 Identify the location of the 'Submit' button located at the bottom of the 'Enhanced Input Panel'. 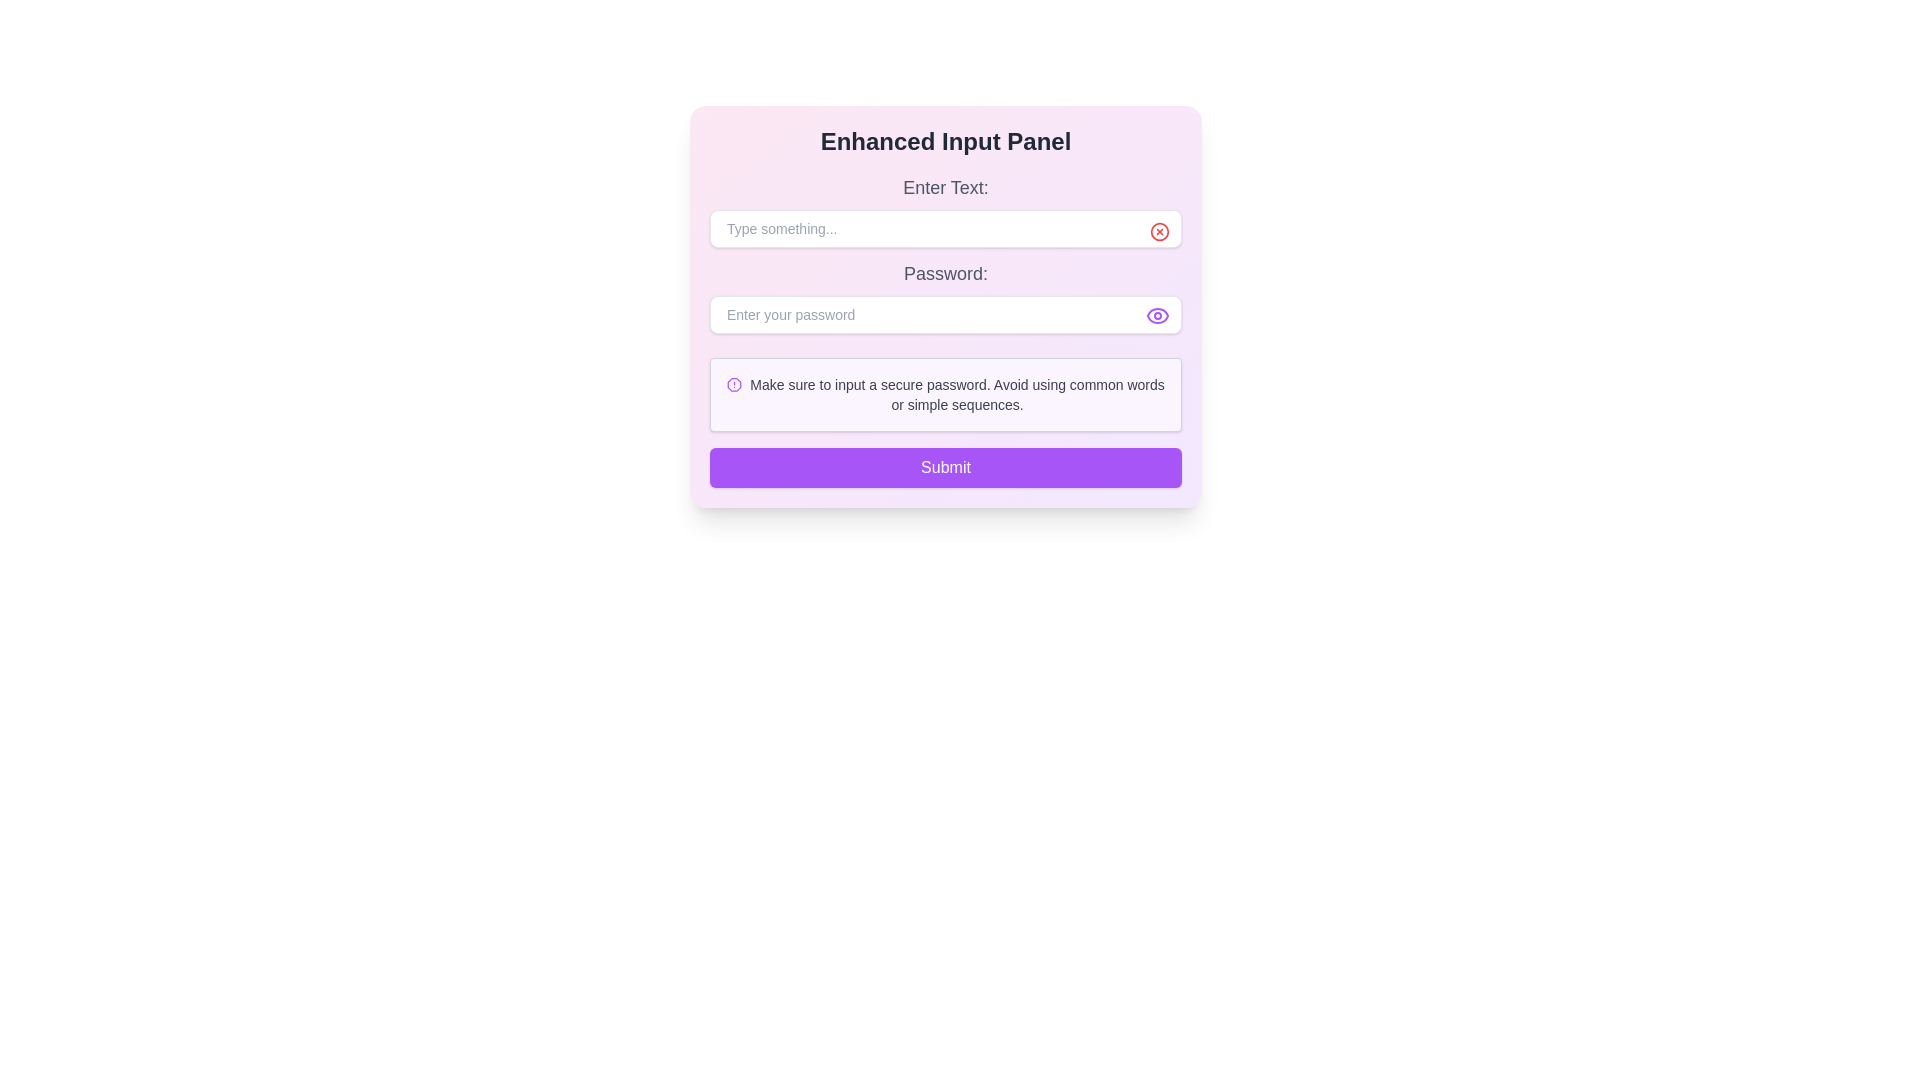
(944, 467).